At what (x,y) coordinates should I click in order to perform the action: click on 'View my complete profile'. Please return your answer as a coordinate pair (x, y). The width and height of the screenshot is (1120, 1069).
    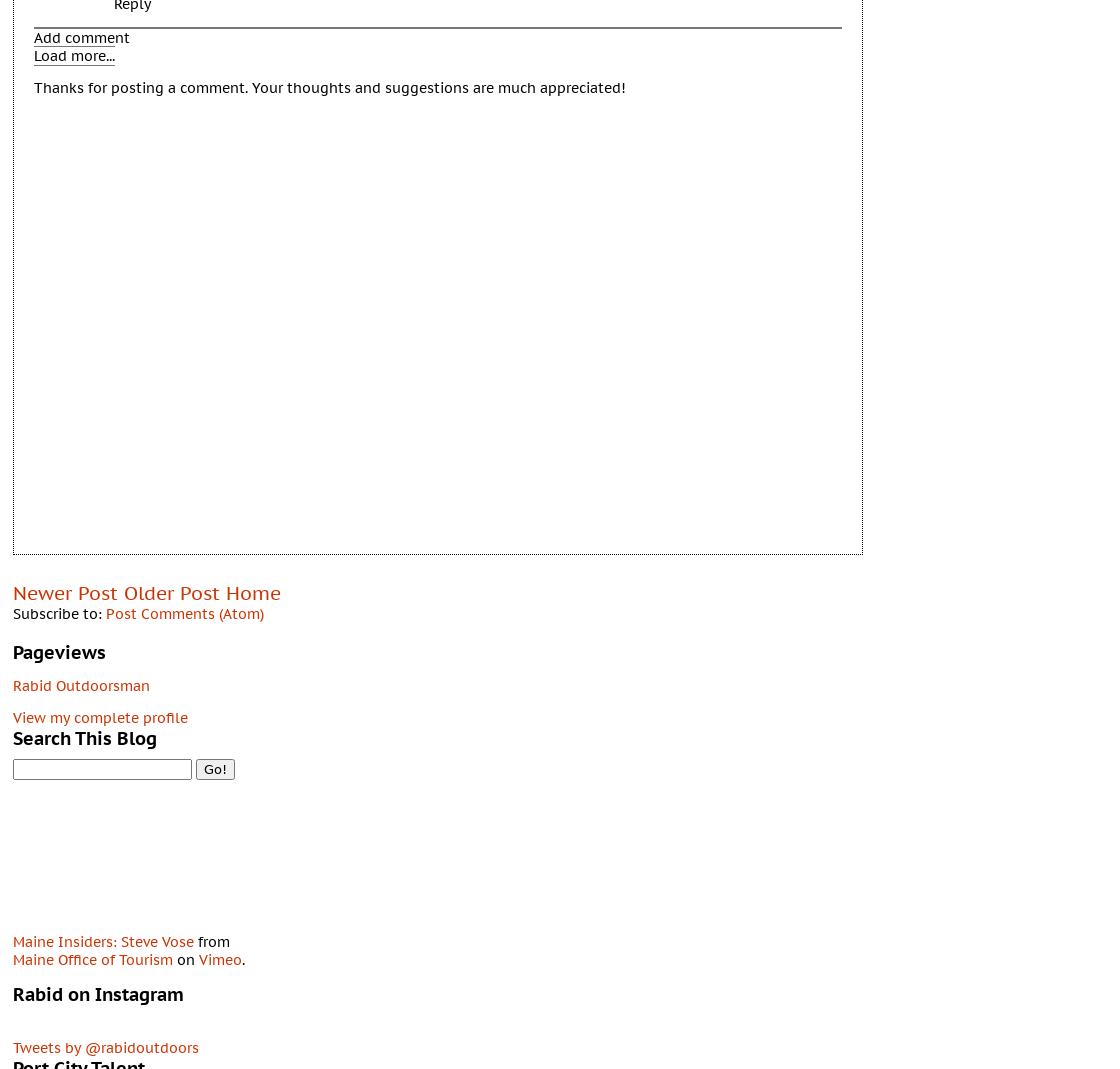
    Looking at the image, I should click on (100, 717).